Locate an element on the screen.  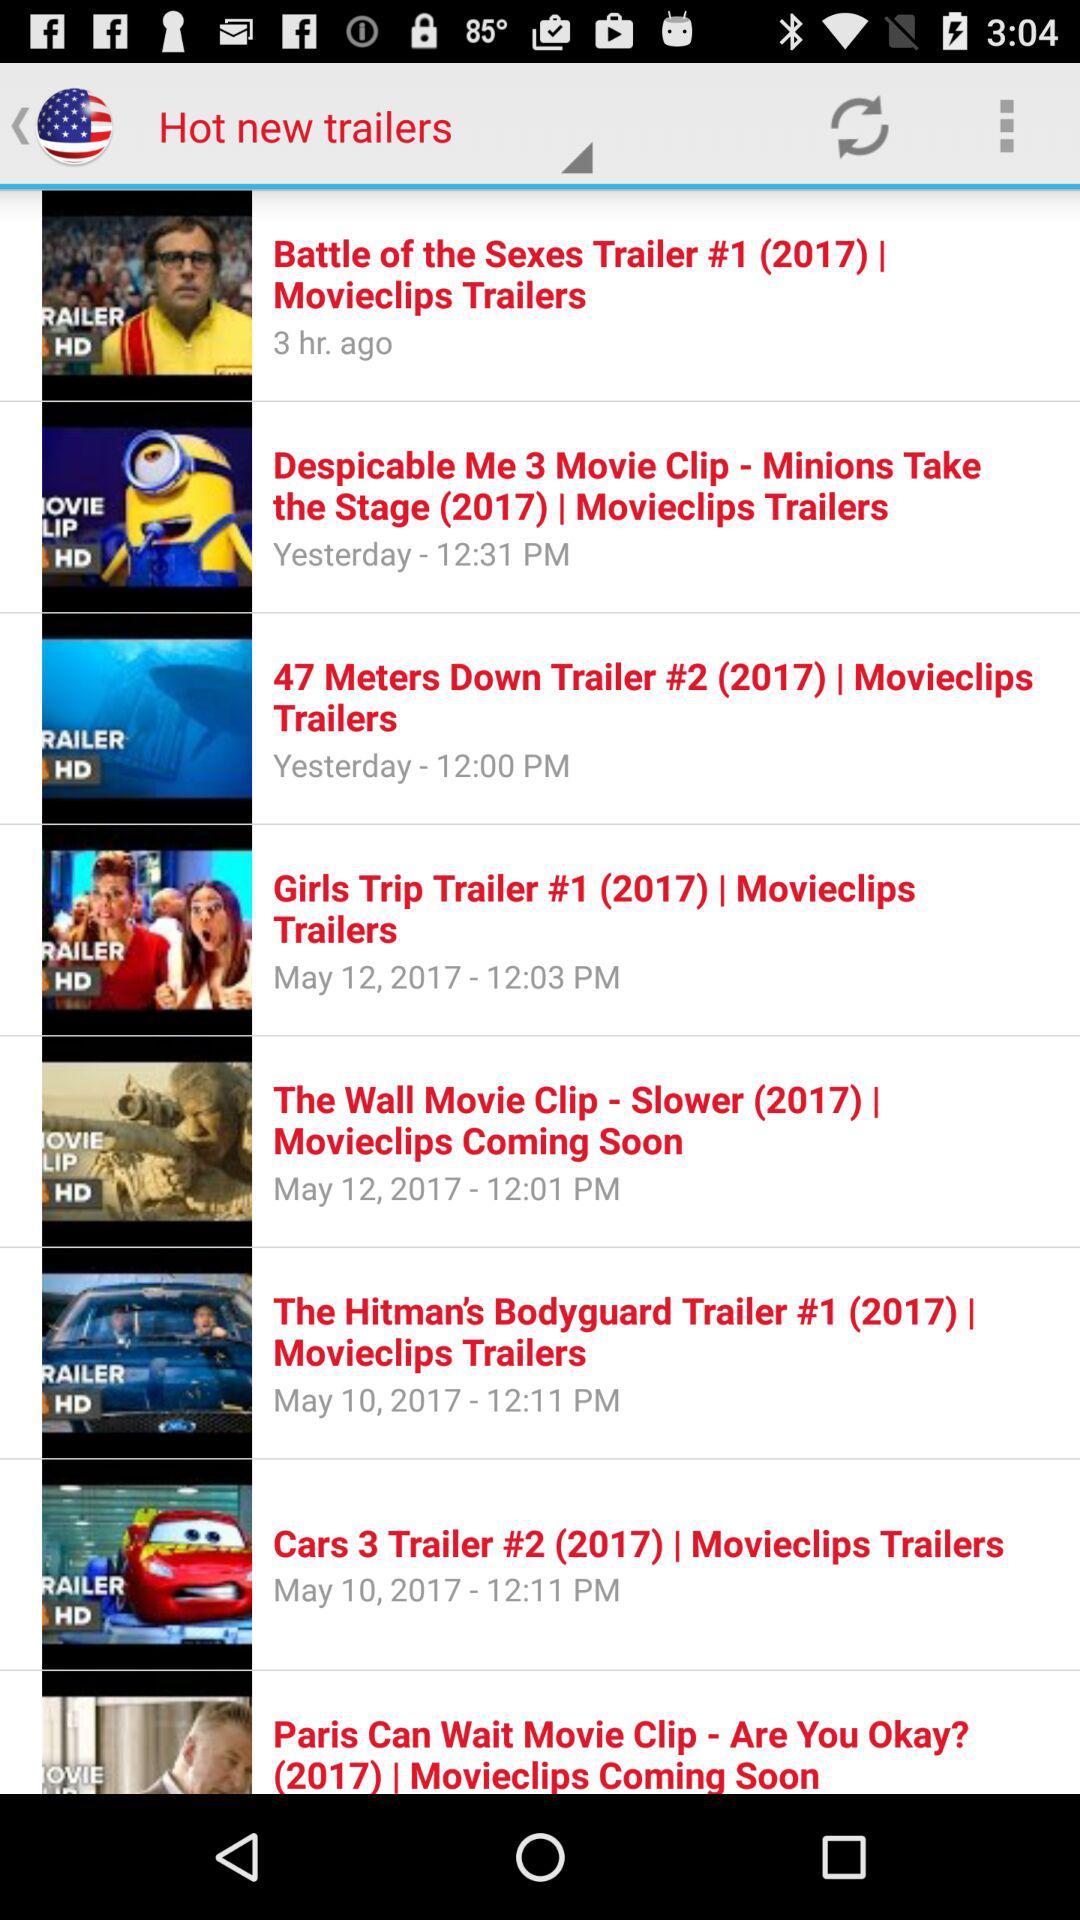
app above the battle of the app is located at coordinates (858, 124).